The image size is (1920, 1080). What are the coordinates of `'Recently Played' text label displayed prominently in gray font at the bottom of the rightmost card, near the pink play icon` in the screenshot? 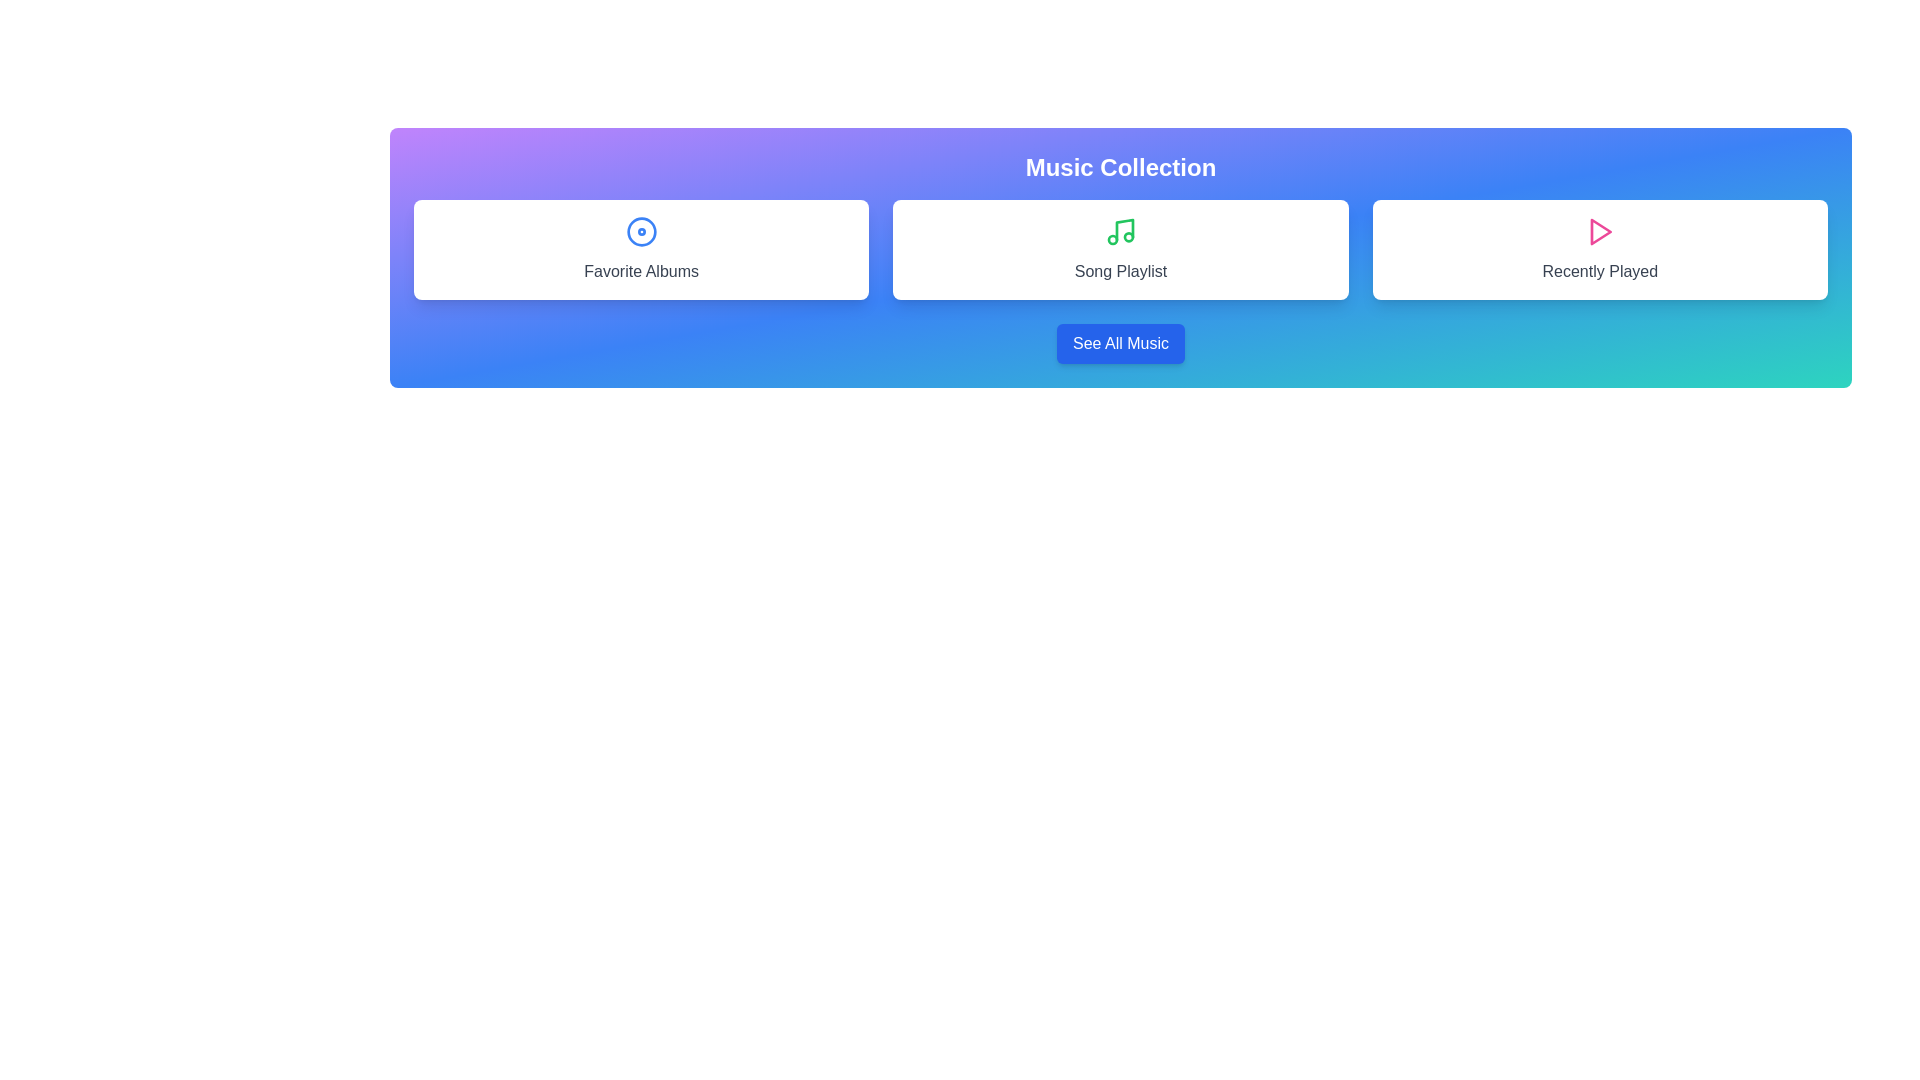 It's located at (1600, 272).